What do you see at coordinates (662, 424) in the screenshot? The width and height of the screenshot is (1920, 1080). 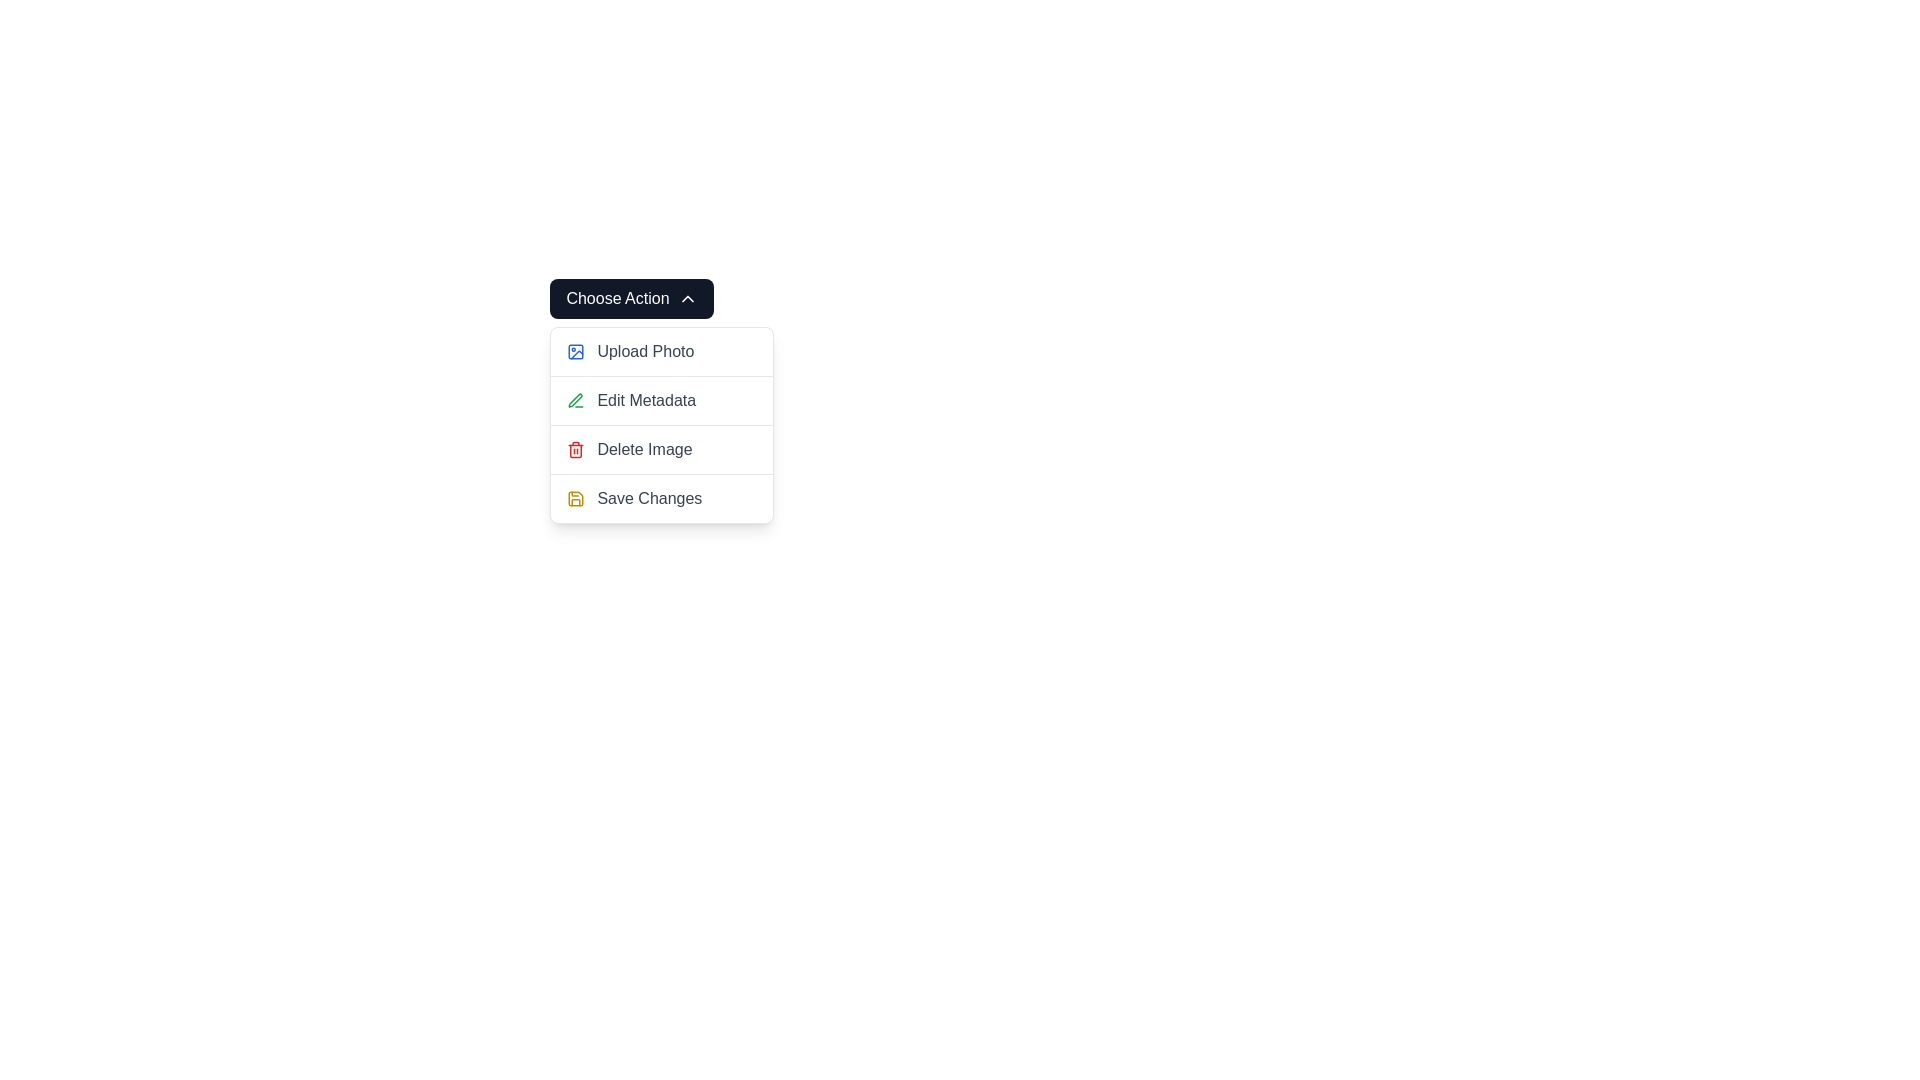 I see `the second menu item in the vertical list, which allows users to edit the metadata of an entity` at bounding box center [662, 424].